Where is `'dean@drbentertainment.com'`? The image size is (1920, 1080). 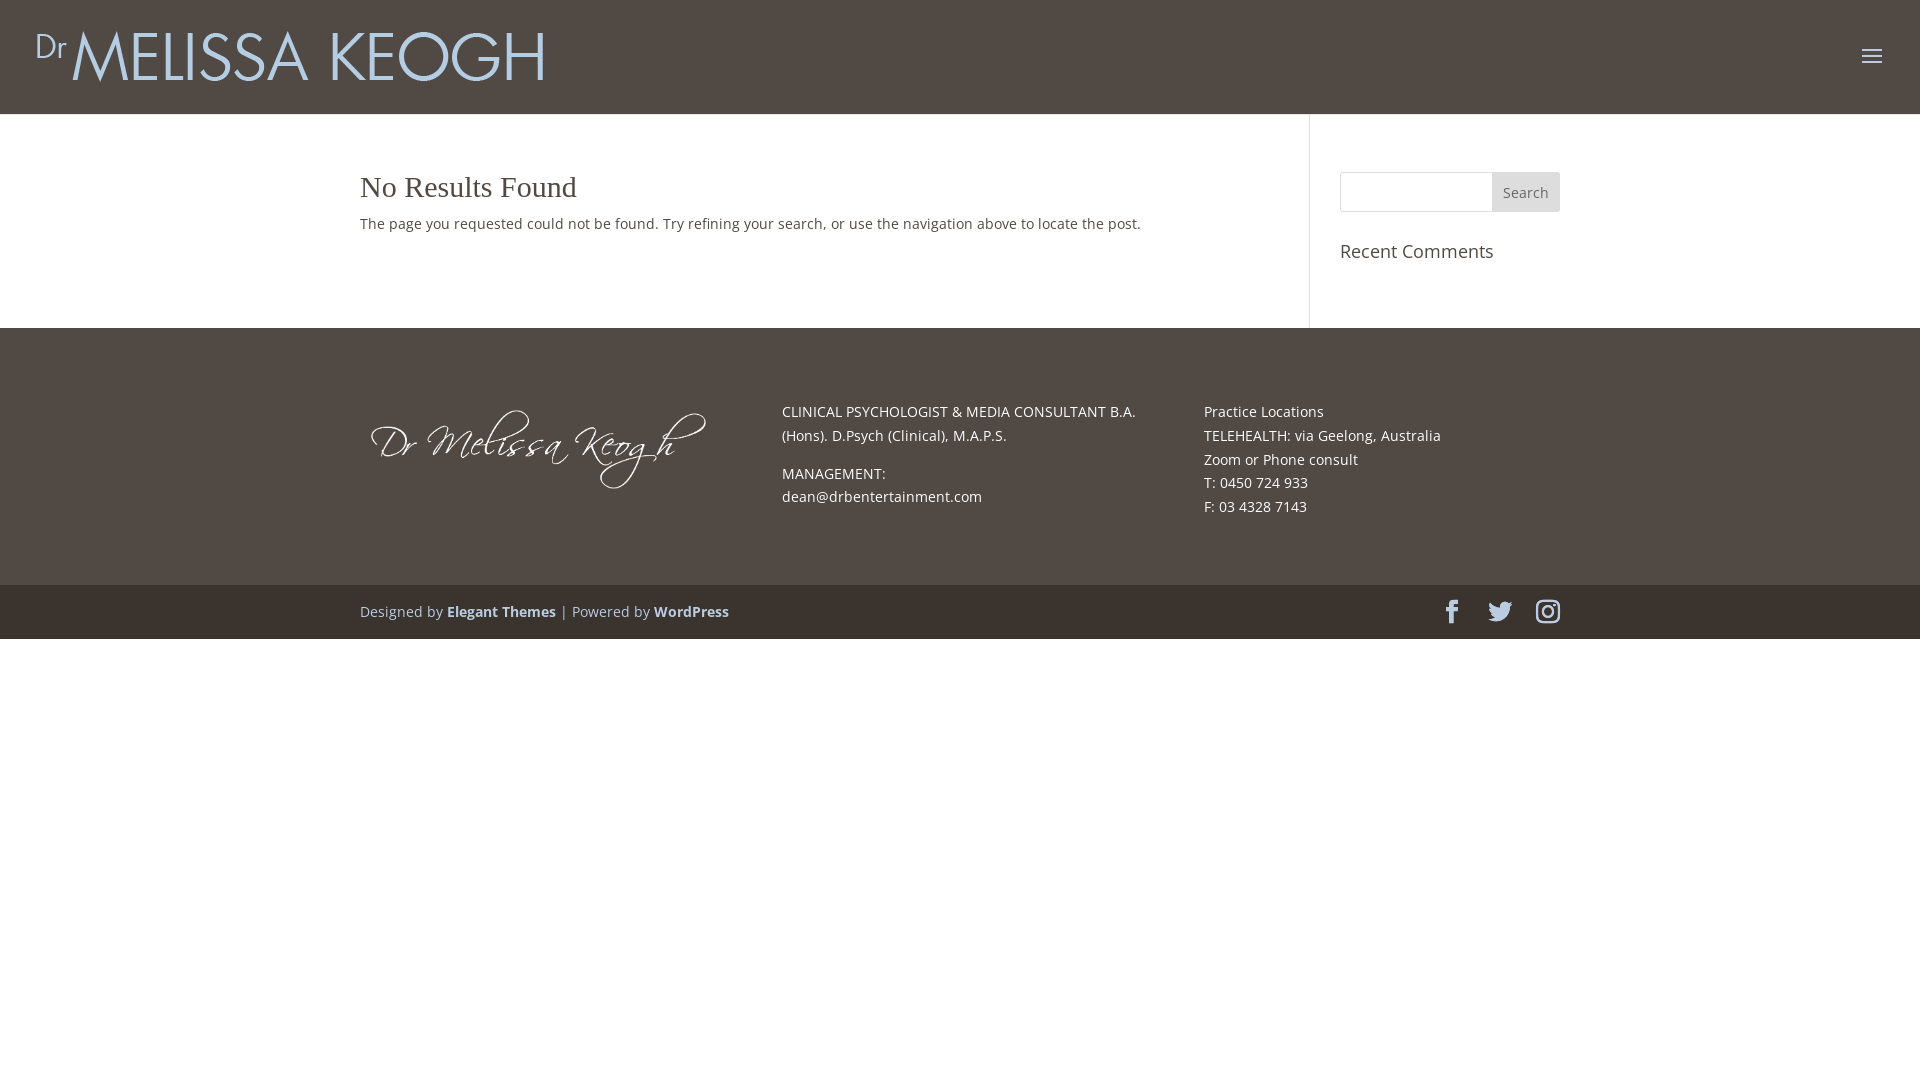 'dean@drbentertainment.com' is located at coordinates (781, 495).